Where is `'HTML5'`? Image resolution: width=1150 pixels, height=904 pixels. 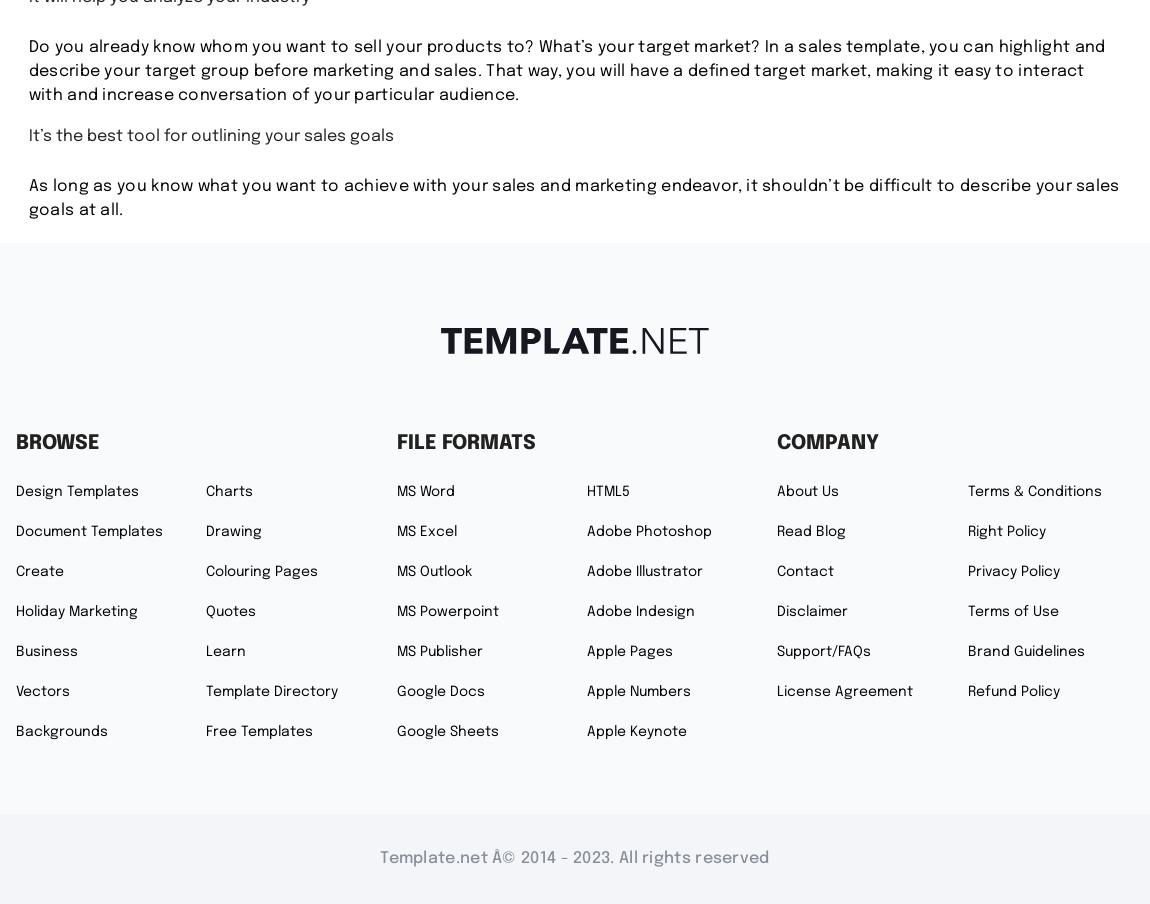
'HTML5' is located at coordinates (607, 490).